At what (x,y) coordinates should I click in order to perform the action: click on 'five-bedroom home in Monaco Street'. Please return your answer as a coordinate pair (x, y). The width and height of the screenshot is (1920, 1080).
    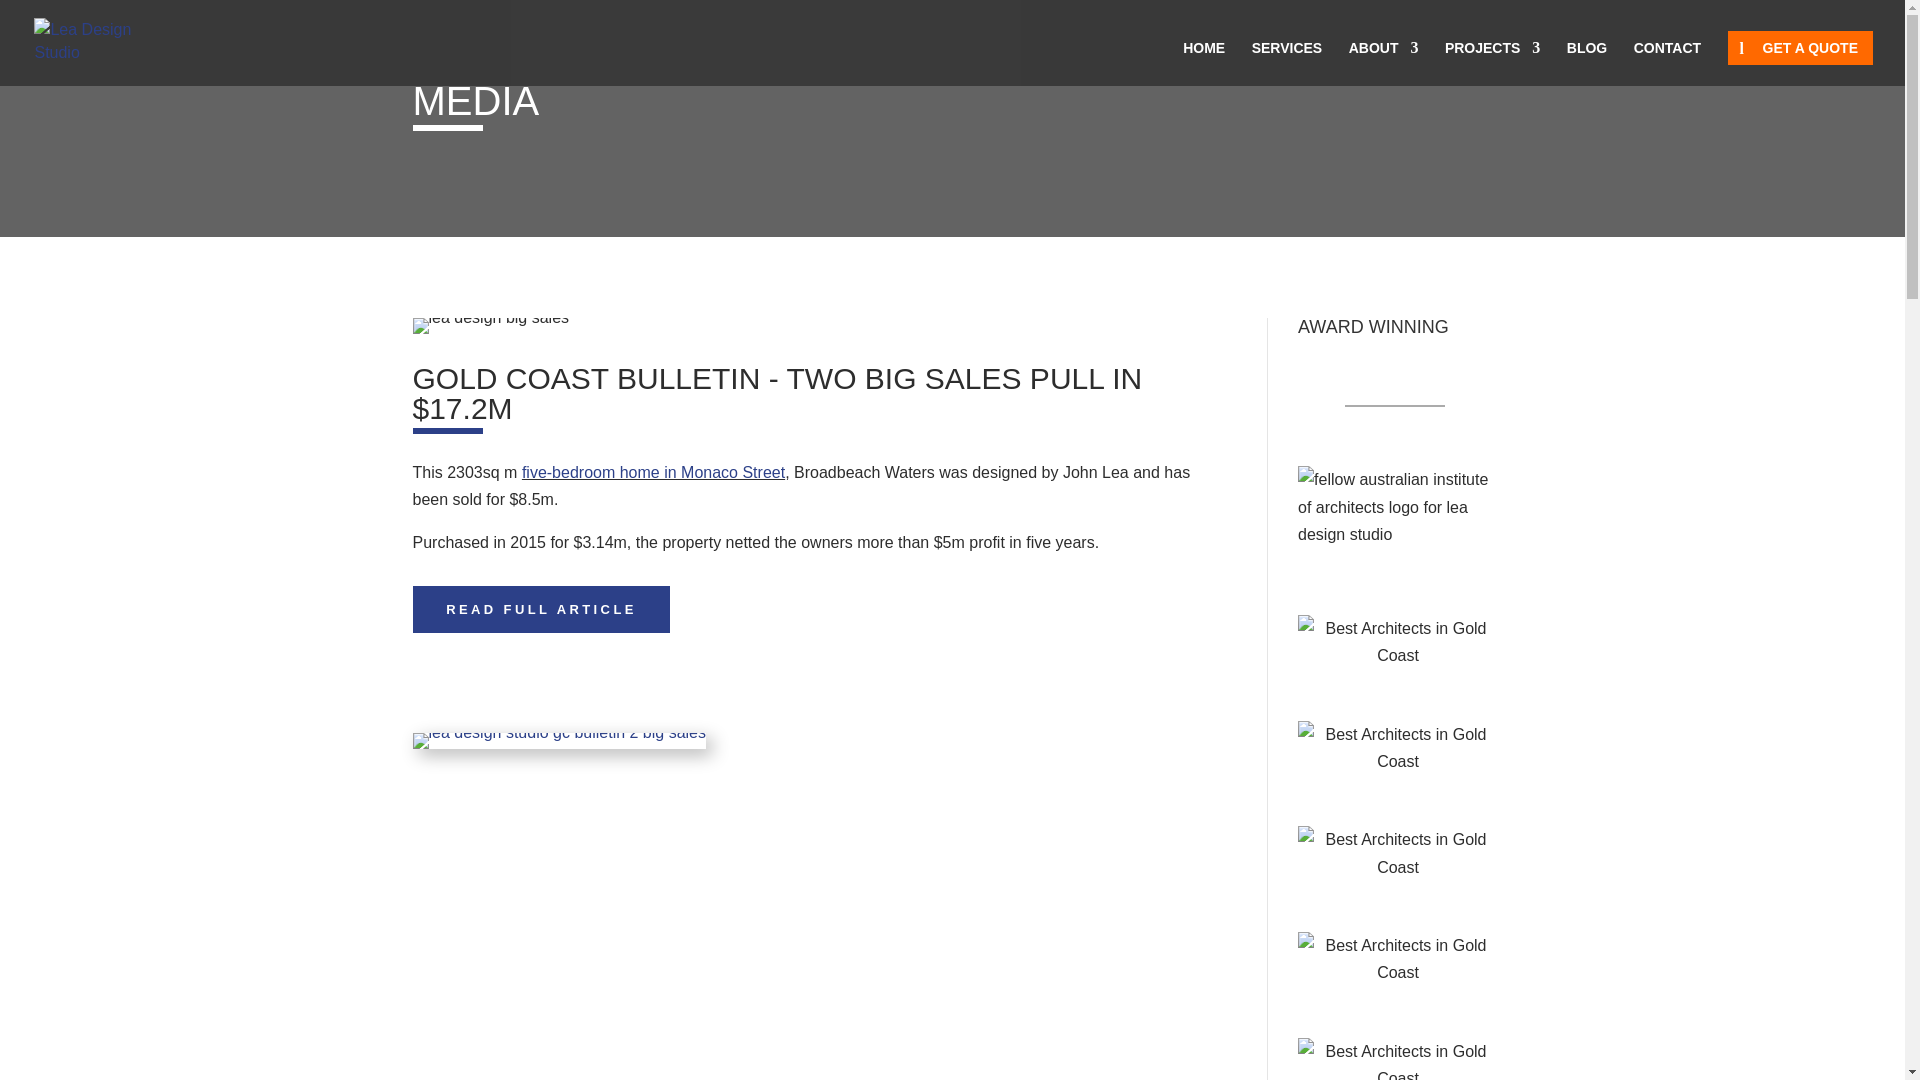
    Looking at the image, I should click on (522, 472).